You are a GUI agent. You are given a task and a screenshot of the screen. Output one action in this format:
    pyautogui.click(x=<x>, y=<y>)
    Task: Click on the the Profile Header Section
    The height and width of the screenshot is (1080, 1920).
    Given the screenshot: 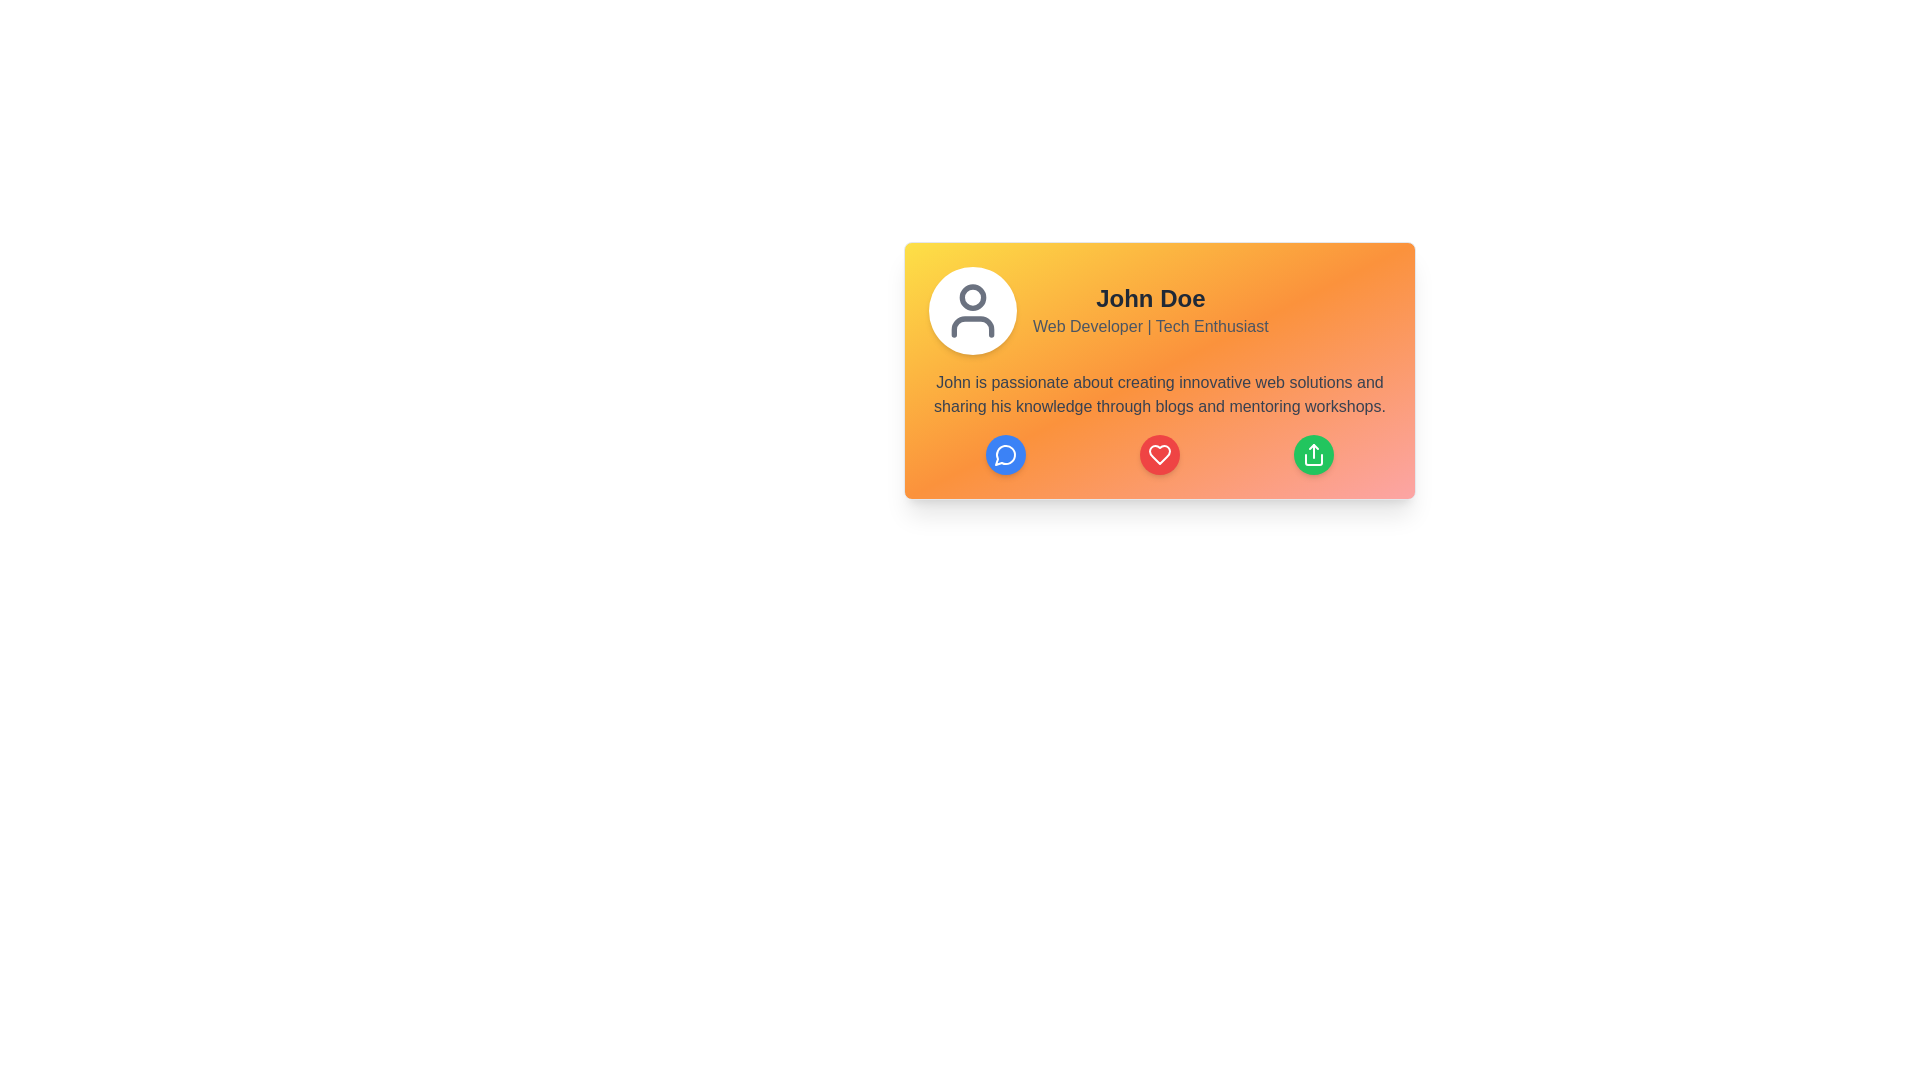 What is the action you would take?
    pyautogui.click(x=1160, y=311)
    